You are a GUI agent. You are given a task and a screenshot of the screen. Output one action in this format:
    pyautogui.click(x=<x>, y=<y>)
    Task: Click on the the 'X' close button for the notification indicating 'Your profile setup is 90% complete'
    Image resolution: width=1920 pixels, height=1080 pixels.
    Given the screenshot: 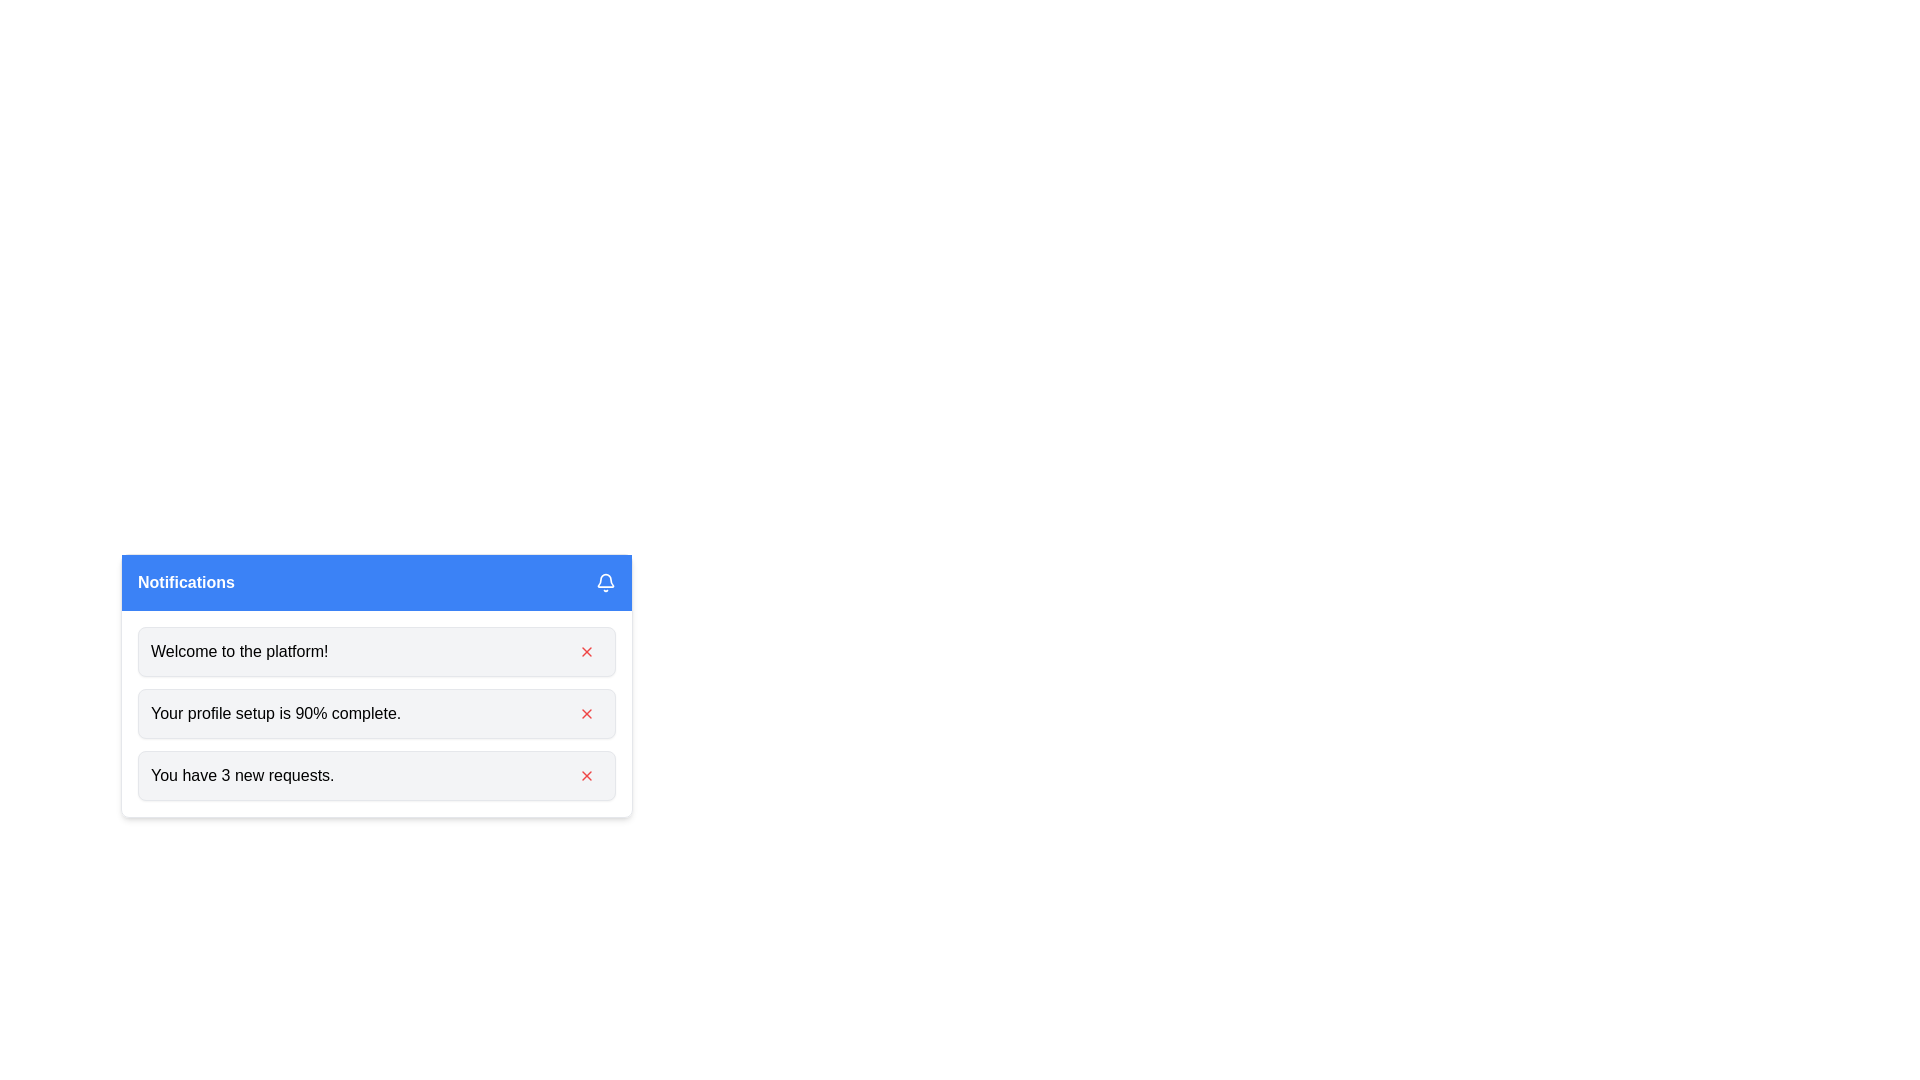 What is the action you would take?
    pyautogui.click(x=585, y=712)
    